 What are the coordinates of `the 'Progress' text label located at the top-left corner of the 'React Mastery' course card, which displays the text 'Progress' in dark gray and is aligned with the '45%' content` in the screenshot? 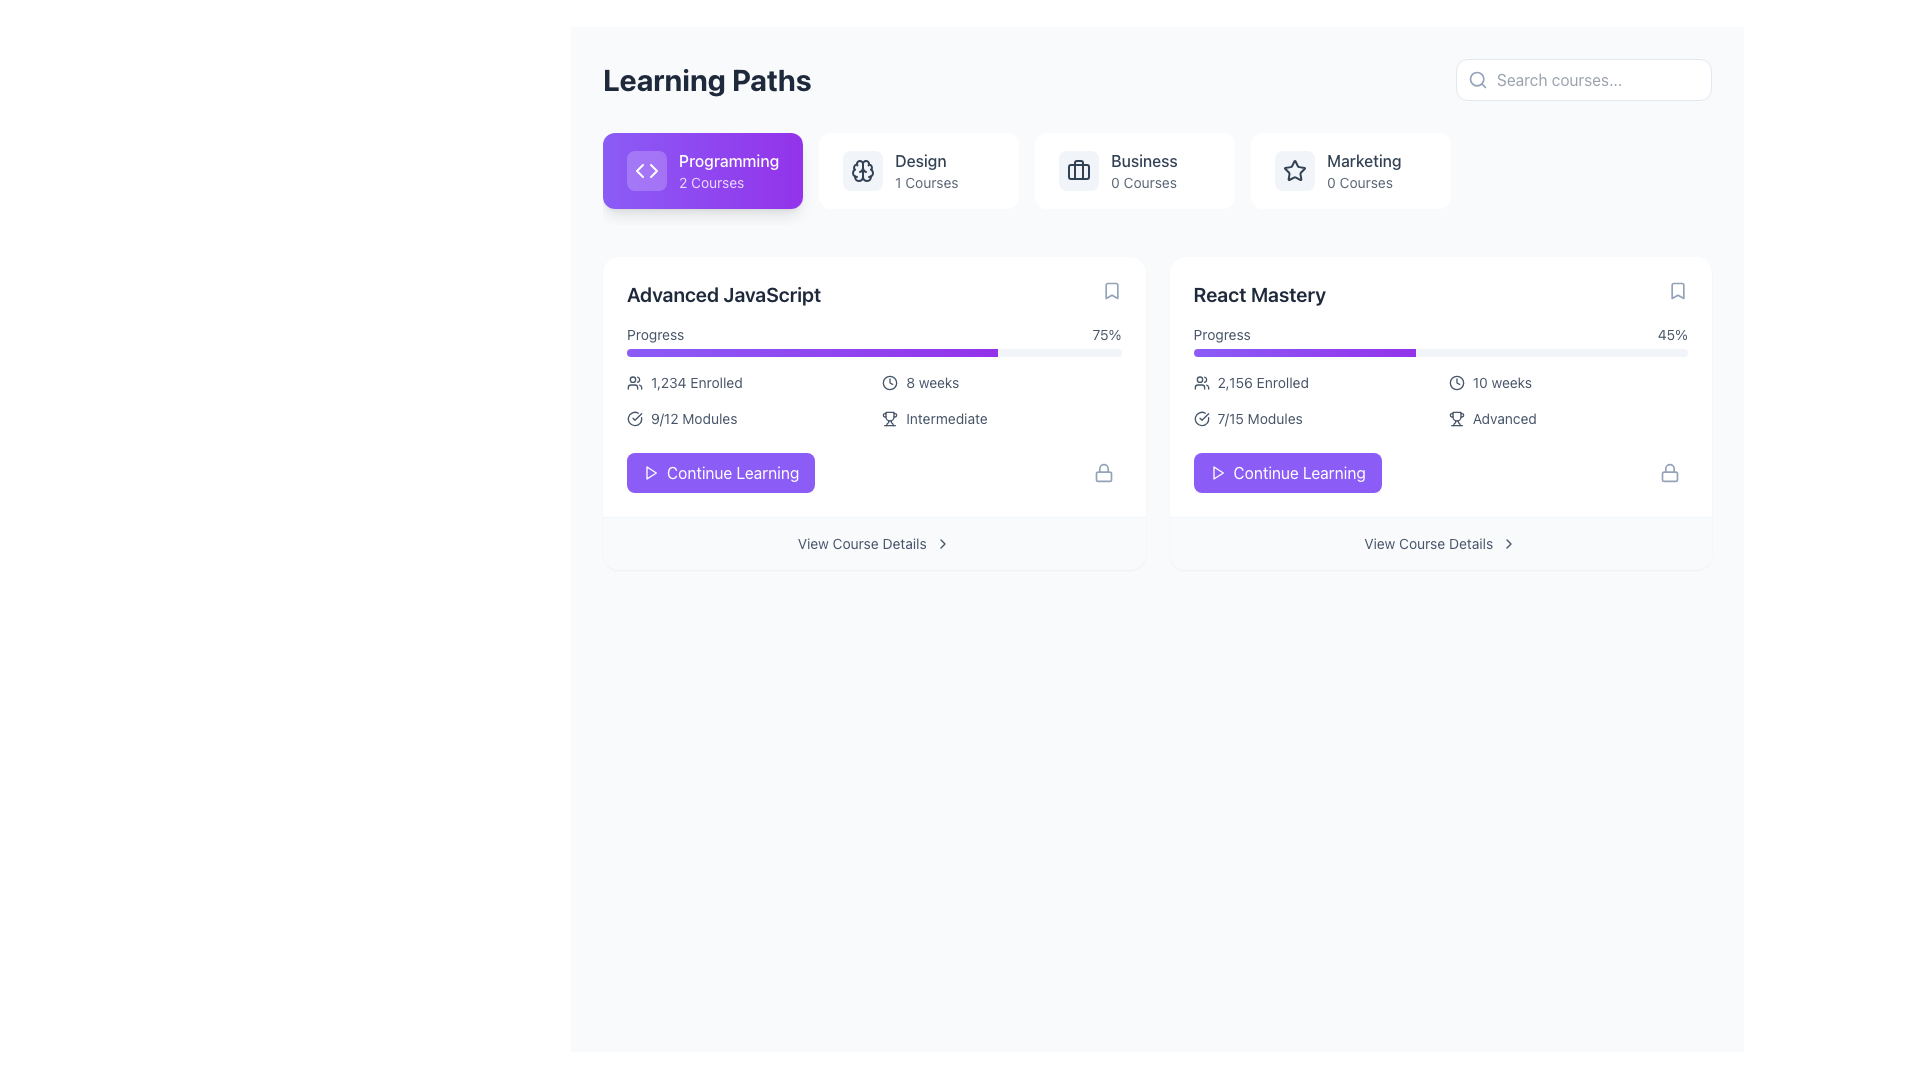 It's located at (1221, 334).